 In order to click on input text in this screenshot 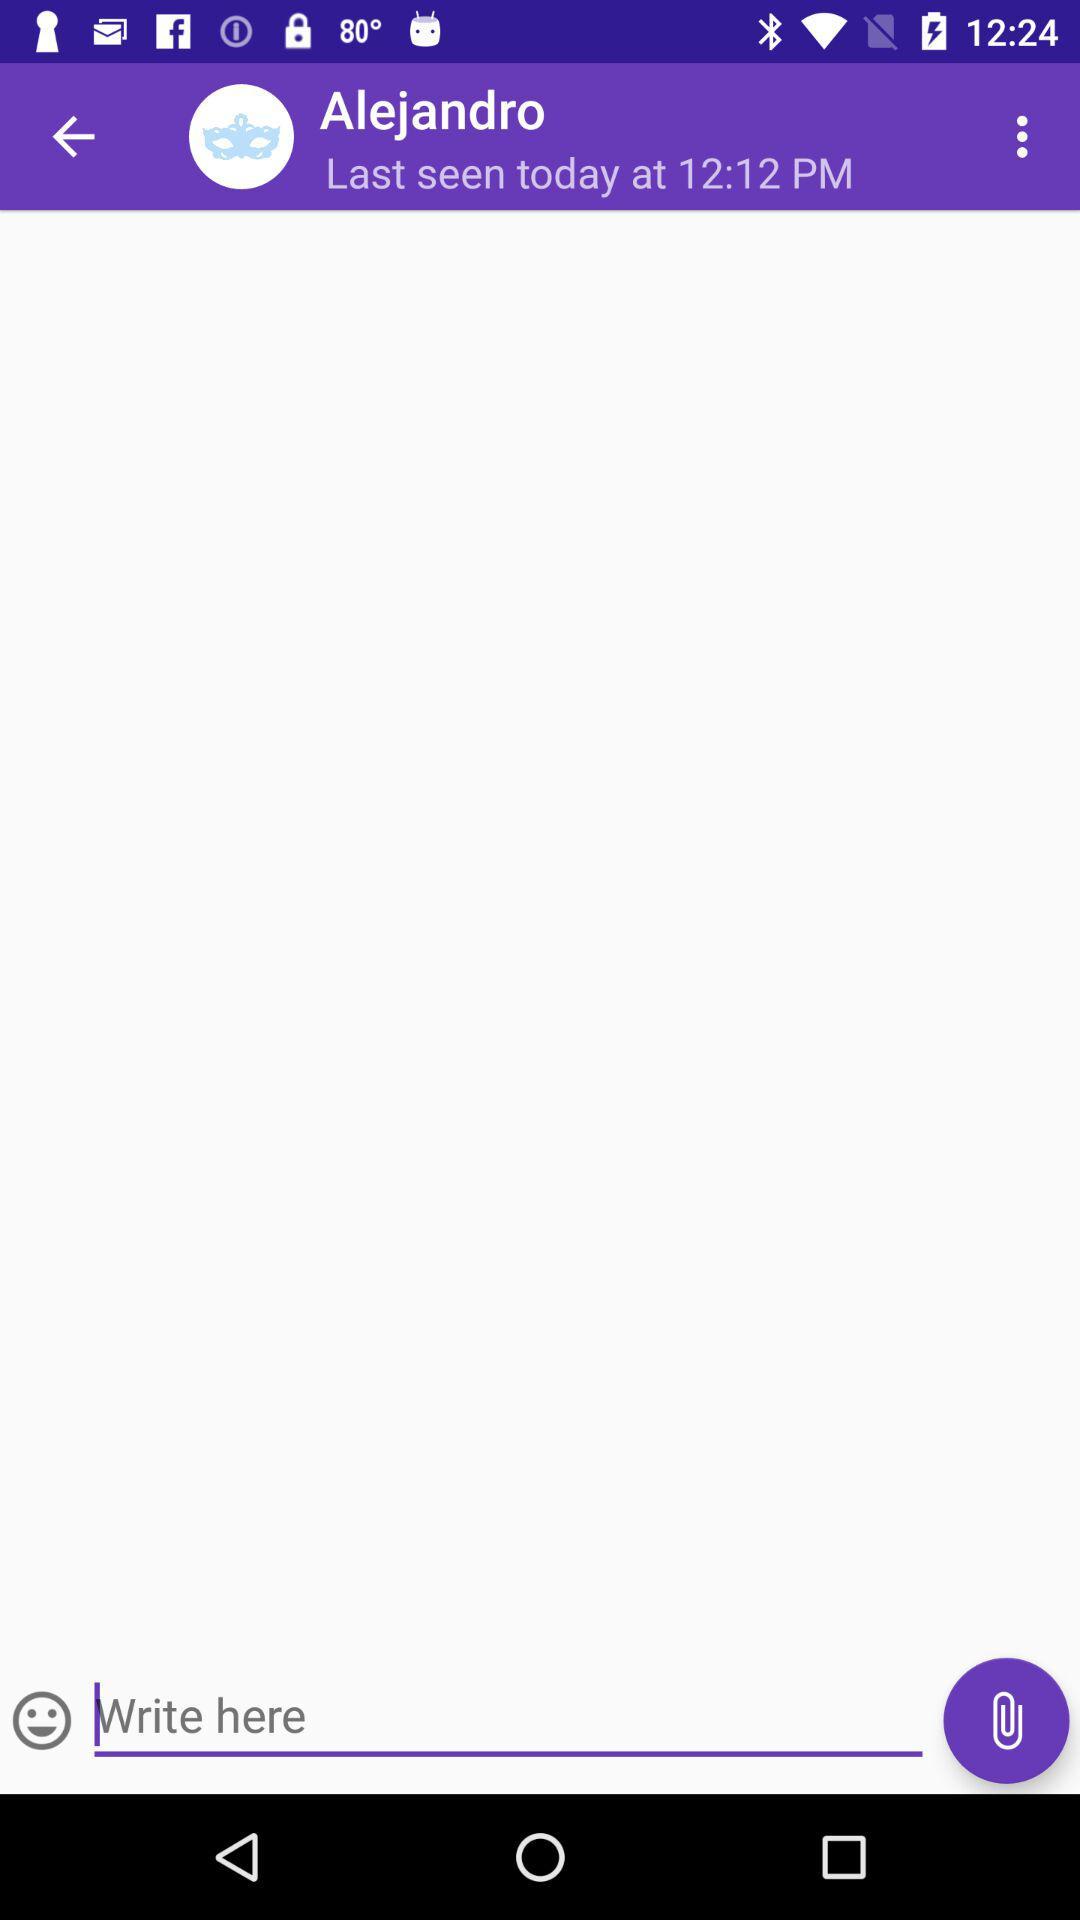, I will do `click(507, 1714)`.